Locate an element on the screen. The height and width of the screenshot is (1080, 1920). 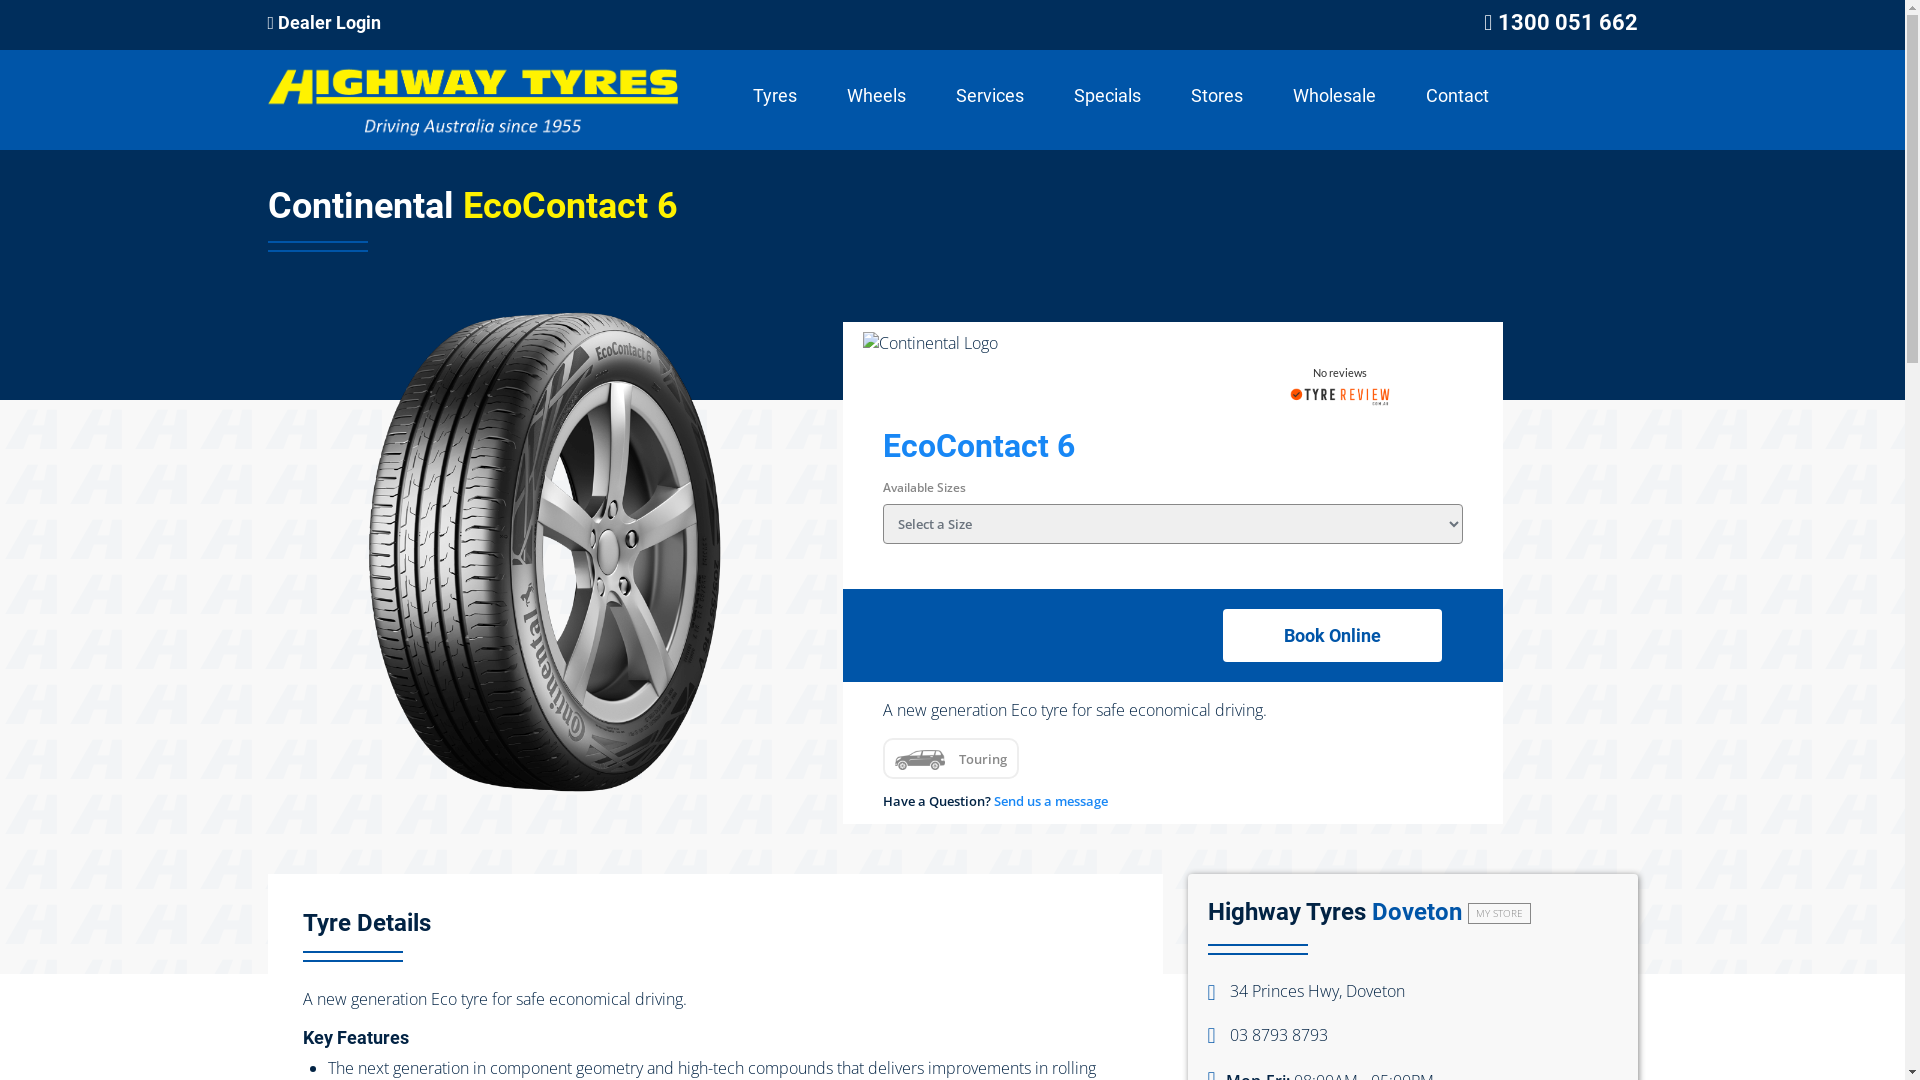
'Wholesale' is located at coordinates (1333, 95).